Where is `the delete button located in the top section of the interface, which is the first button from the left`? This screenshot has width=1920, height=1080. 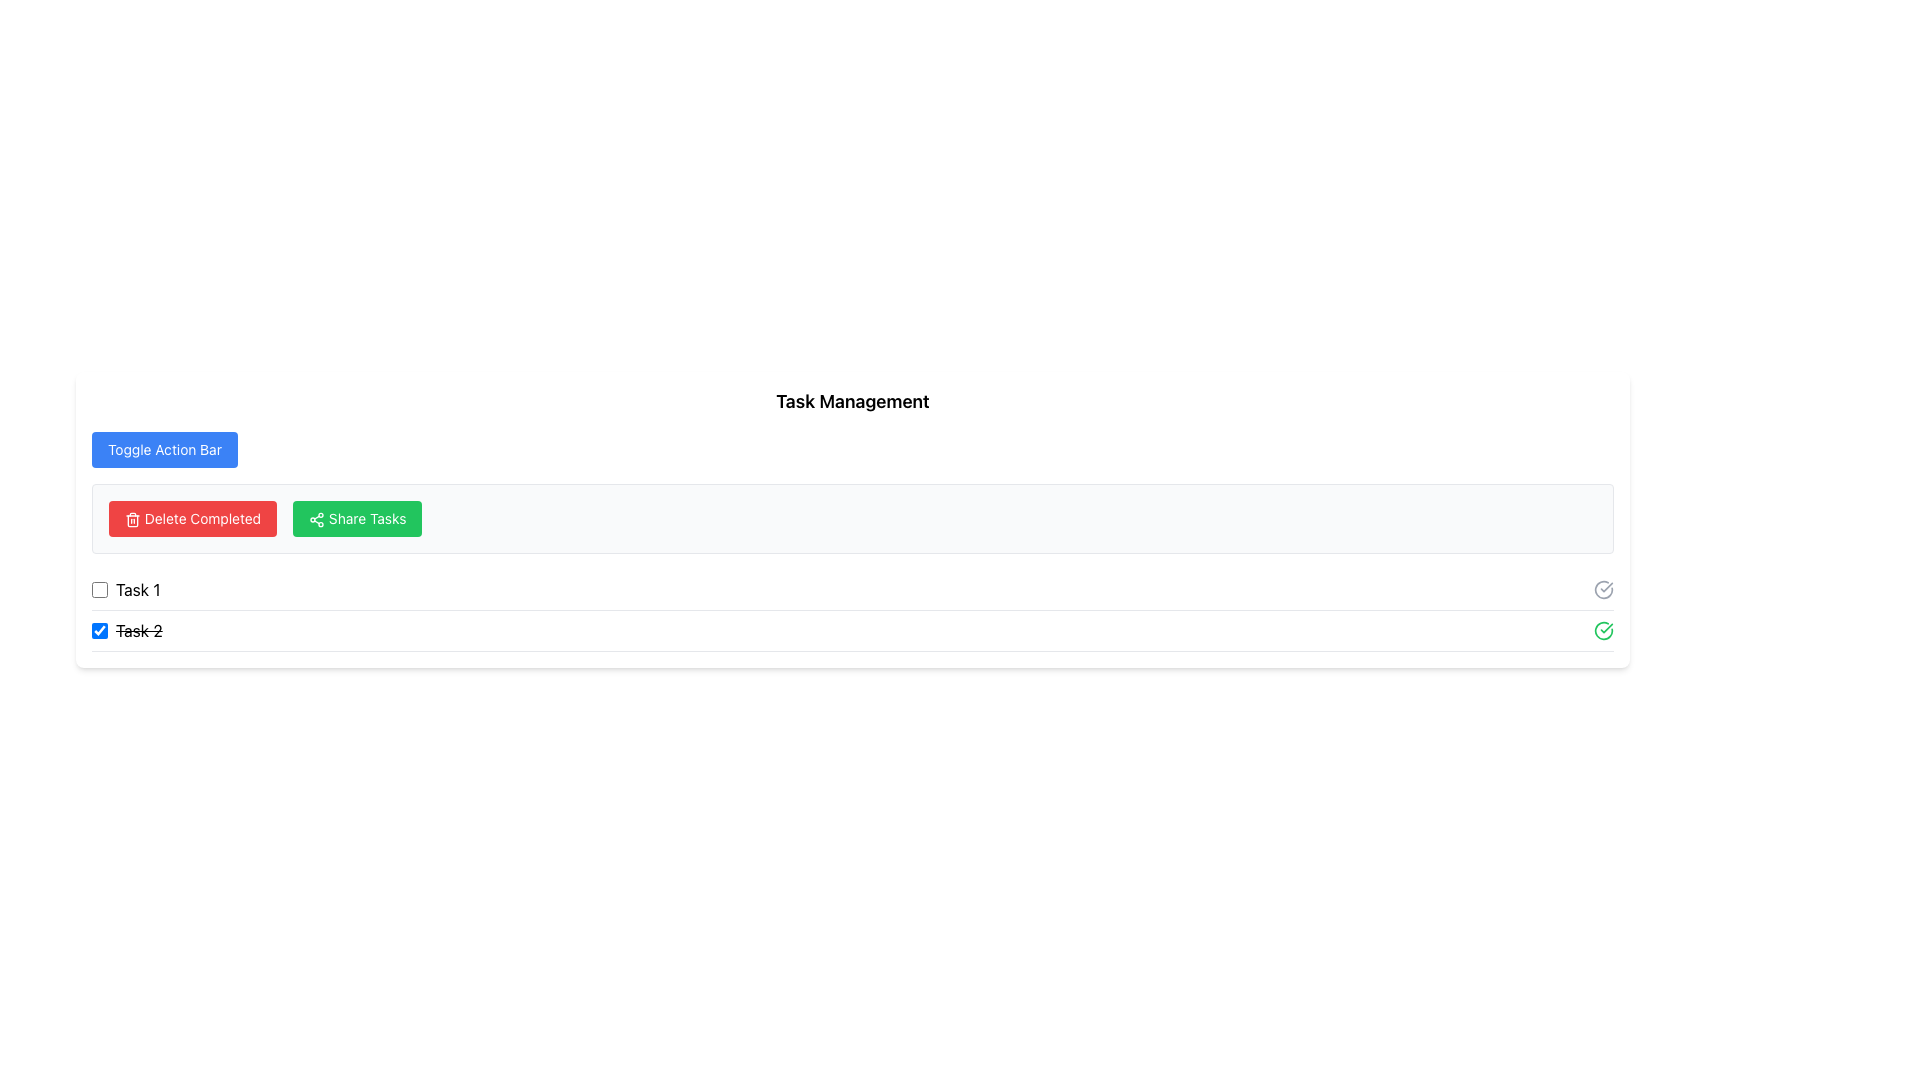
the delete button located in the top section of the interface, which is the first button from the left is located at coordinates (193, 518).